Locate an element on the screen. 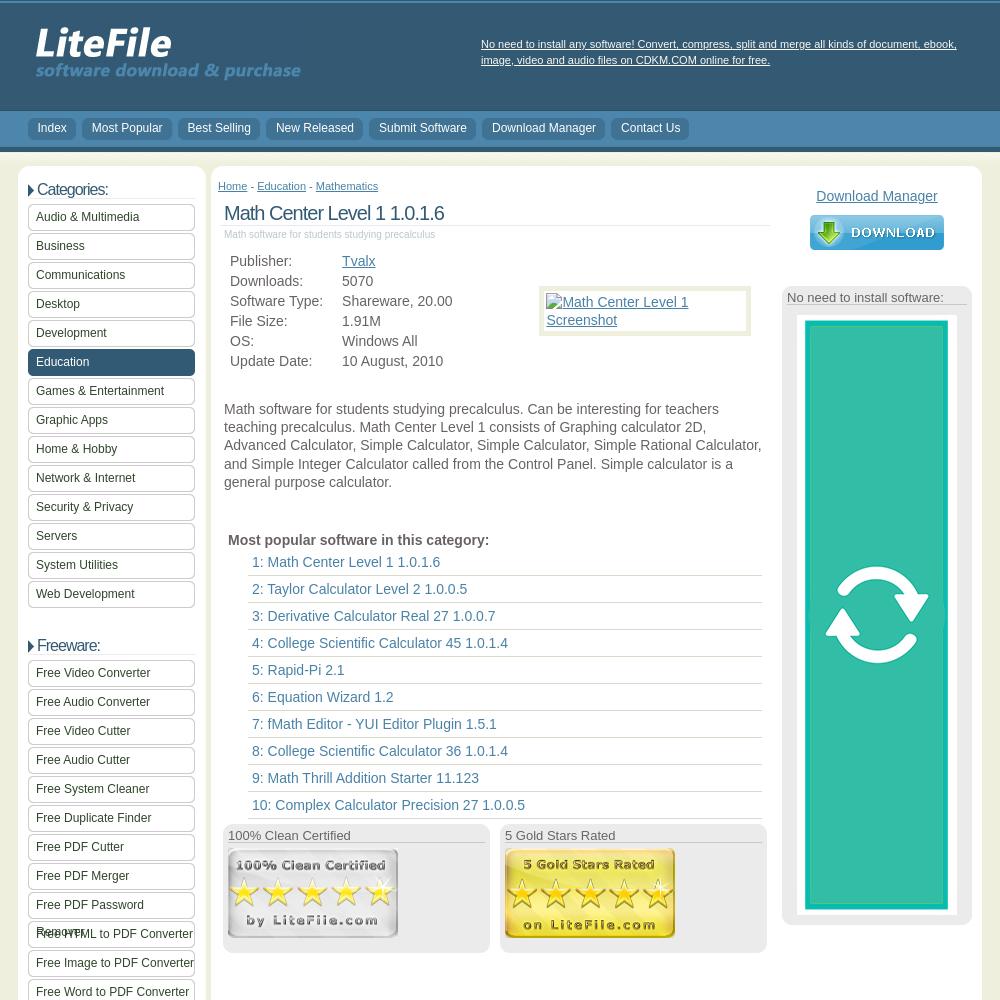 Image resolution: width=1000 pixels, height=1000 pixels. 'Home & Hobby' is located at coordinates (36, 448).